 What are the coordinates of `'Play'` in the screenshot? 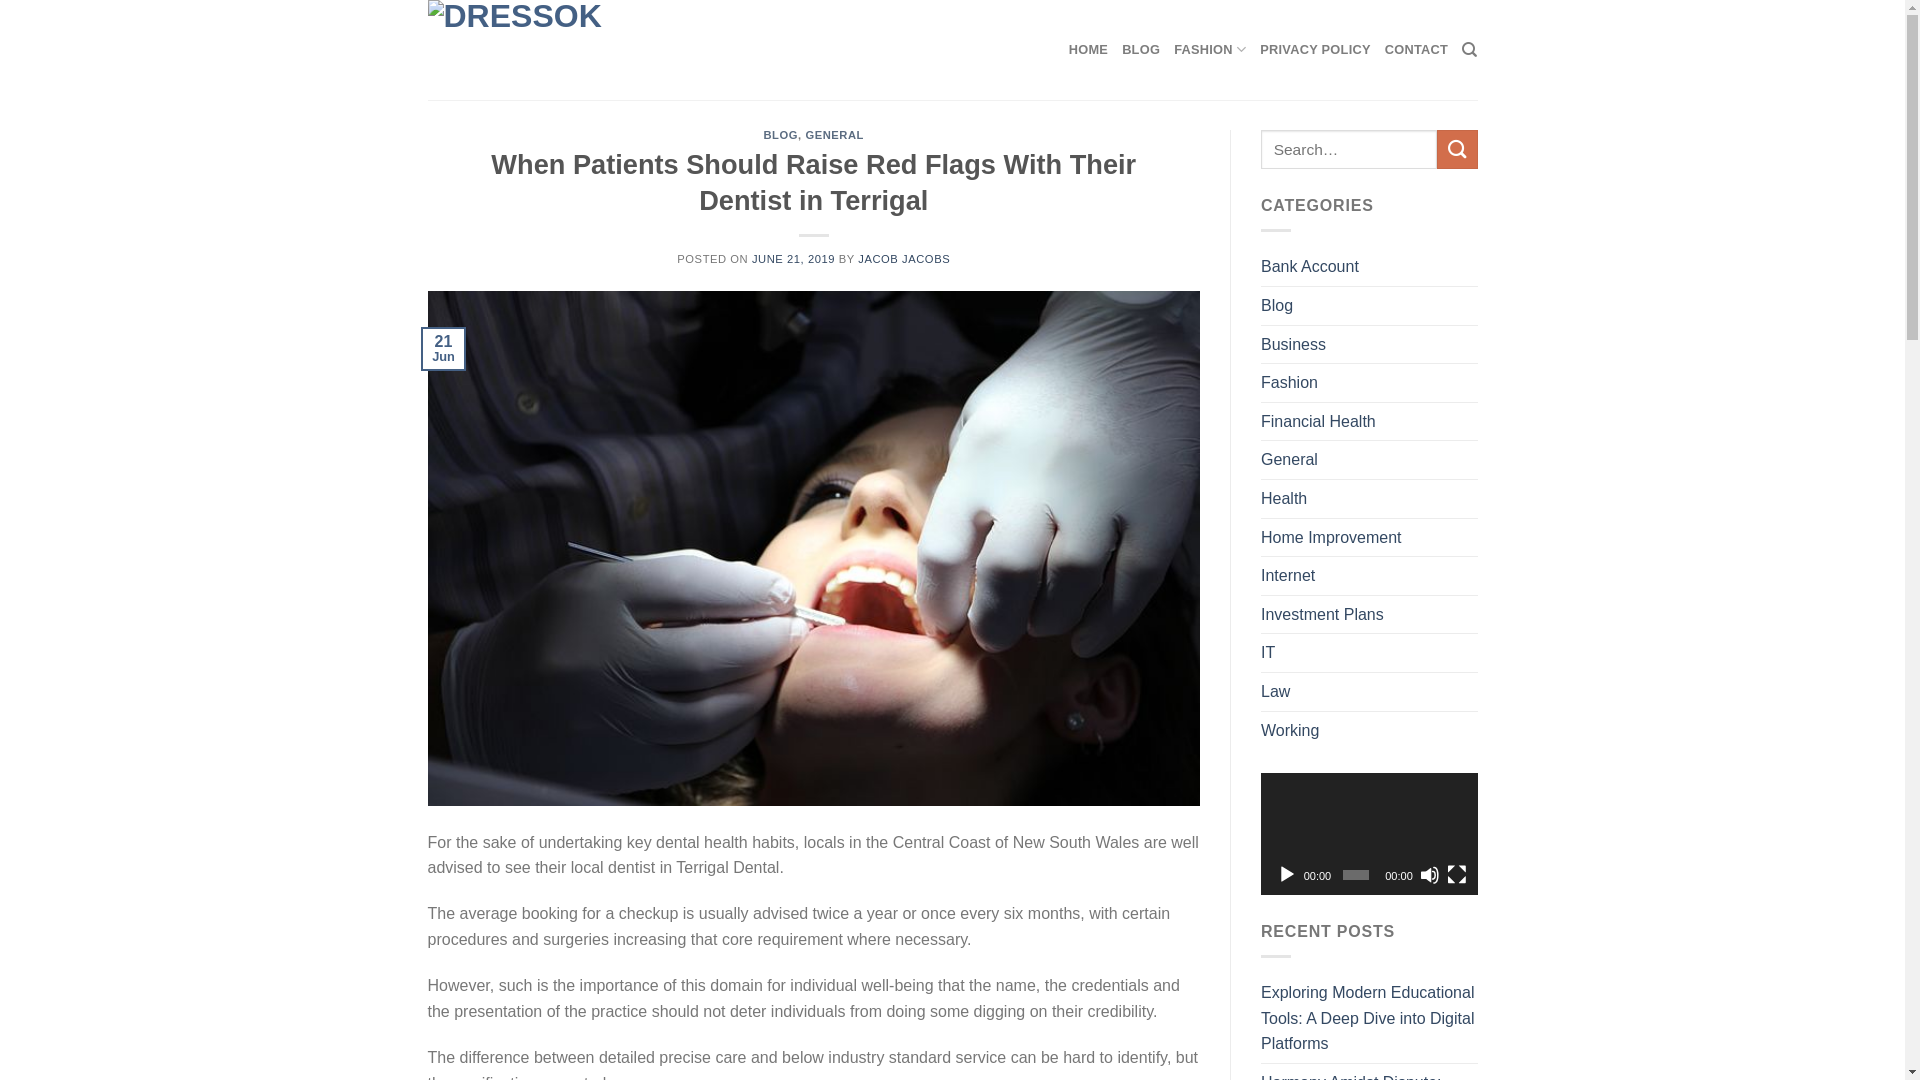 It's located at (1286, 874).